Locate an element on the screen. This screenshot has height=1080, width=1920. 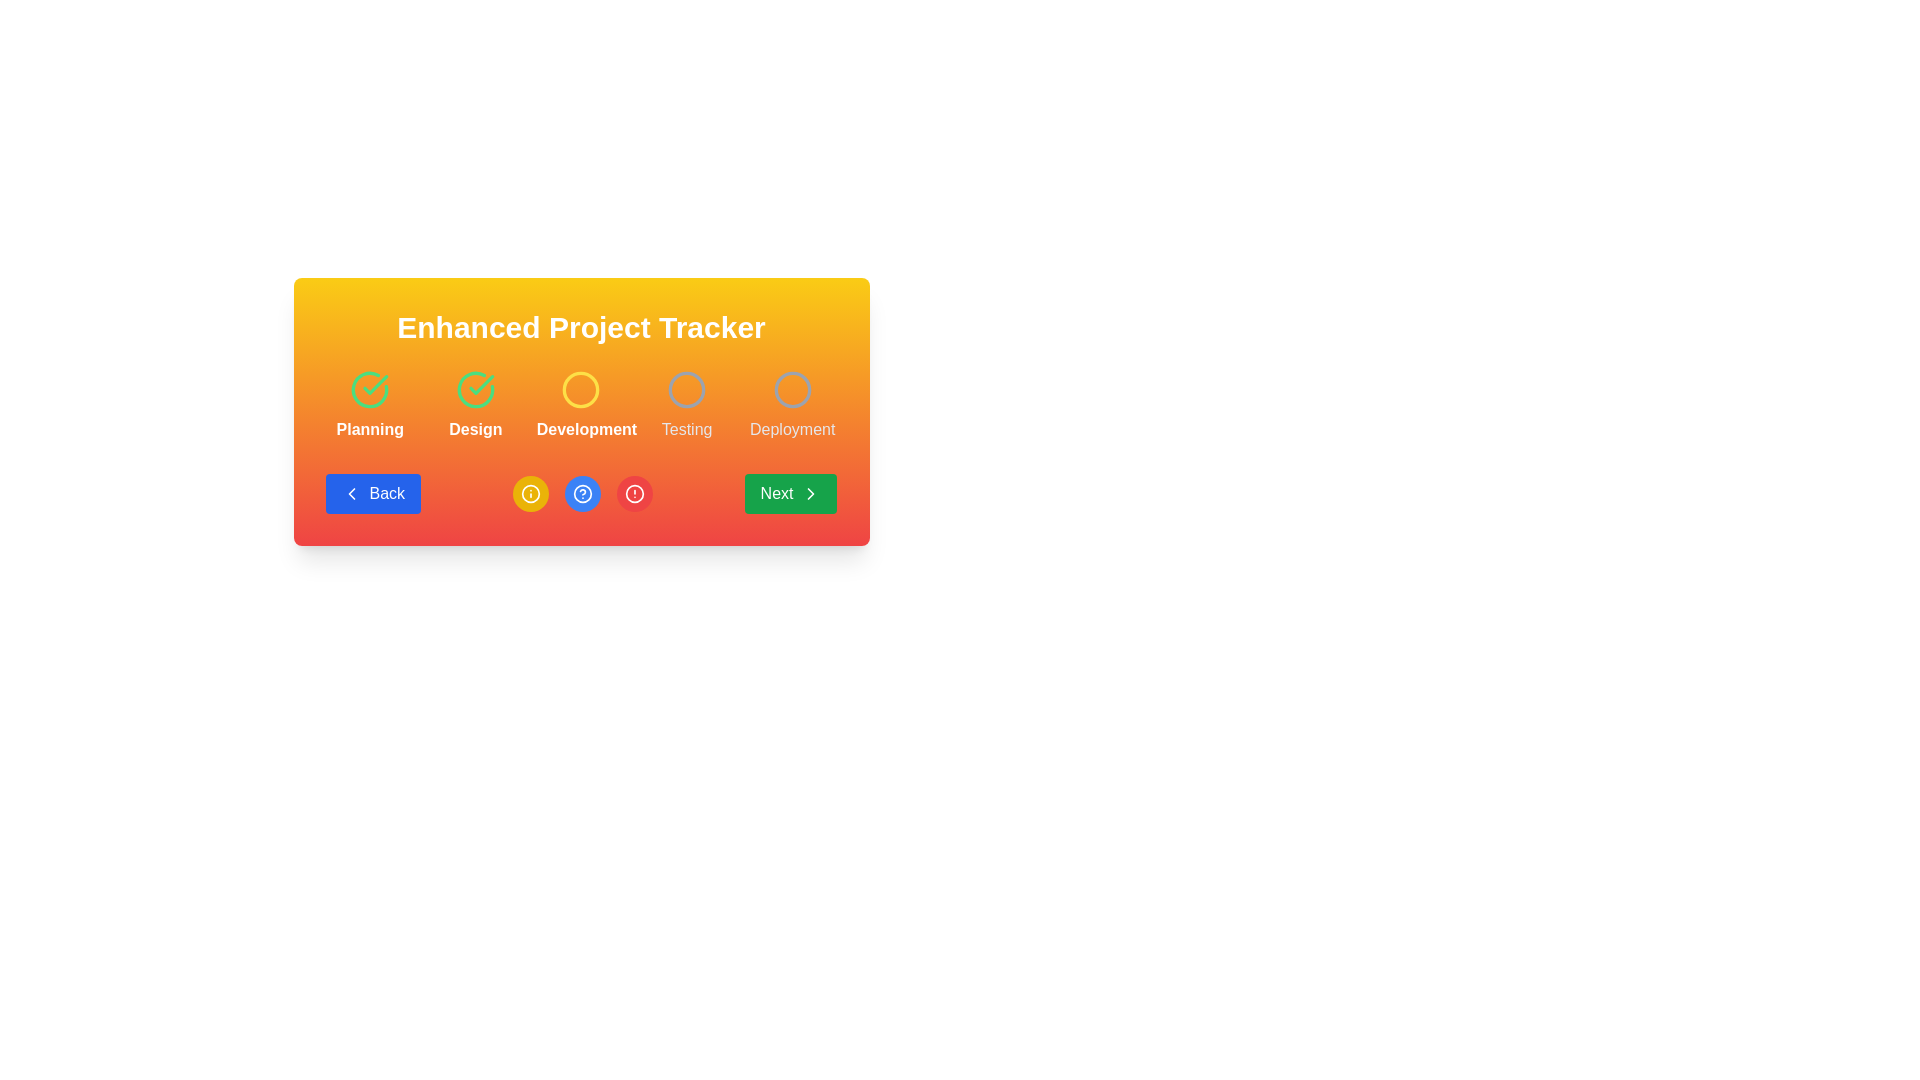
the green checkmark icon and text label saying 'Design' is located at coordinates (474, 405).